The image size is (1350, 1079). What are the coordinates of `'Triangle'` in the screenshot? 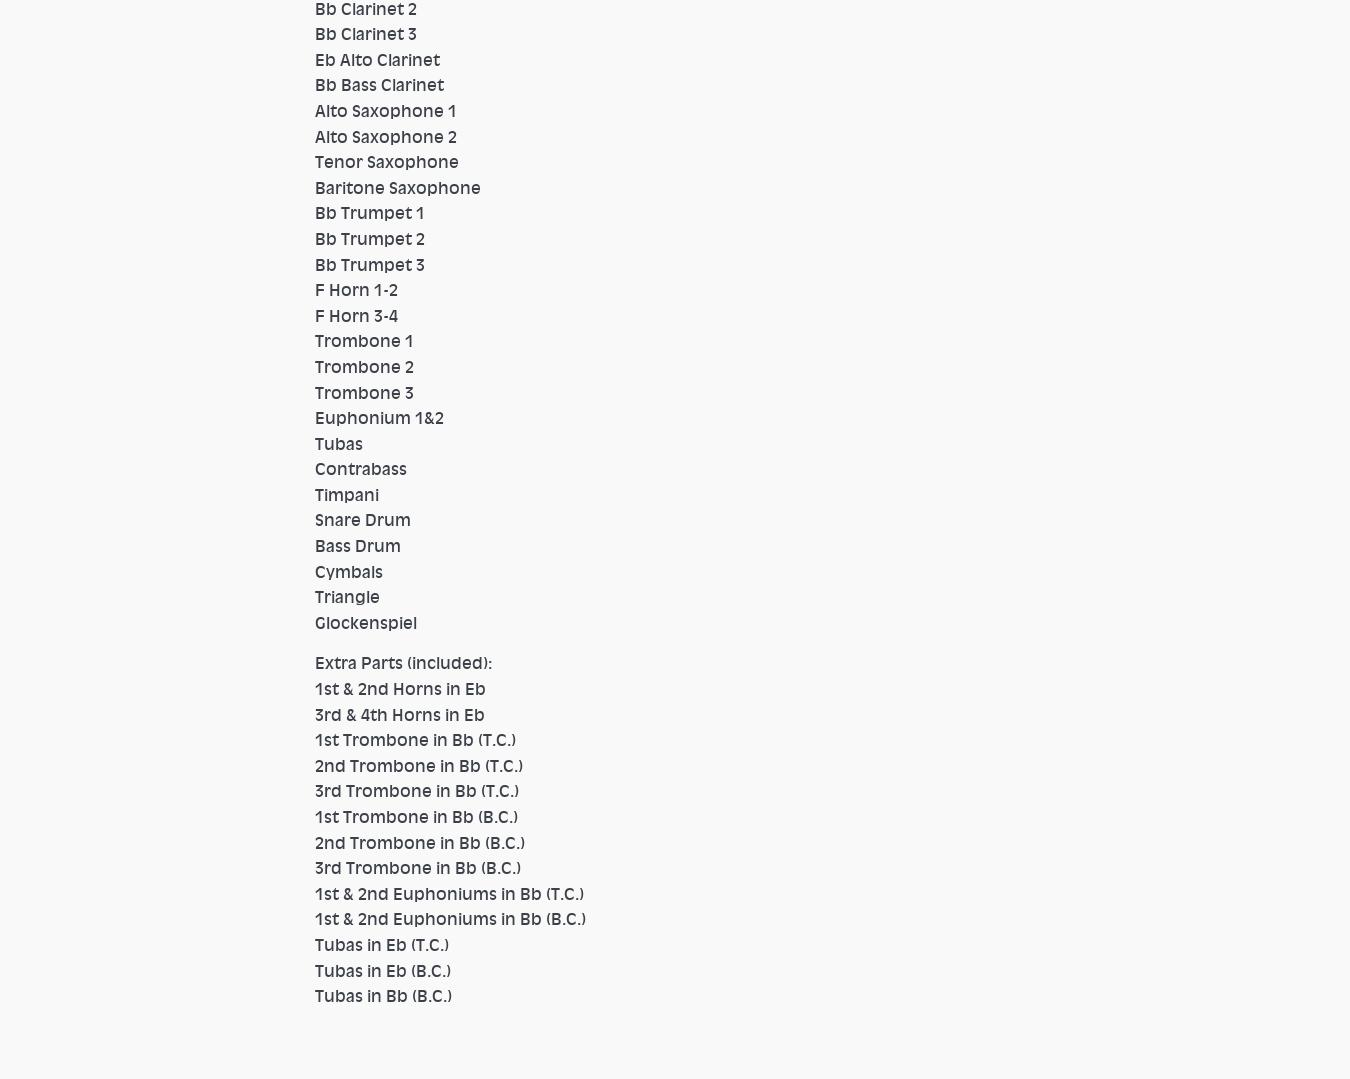 It's located at (347, 597).